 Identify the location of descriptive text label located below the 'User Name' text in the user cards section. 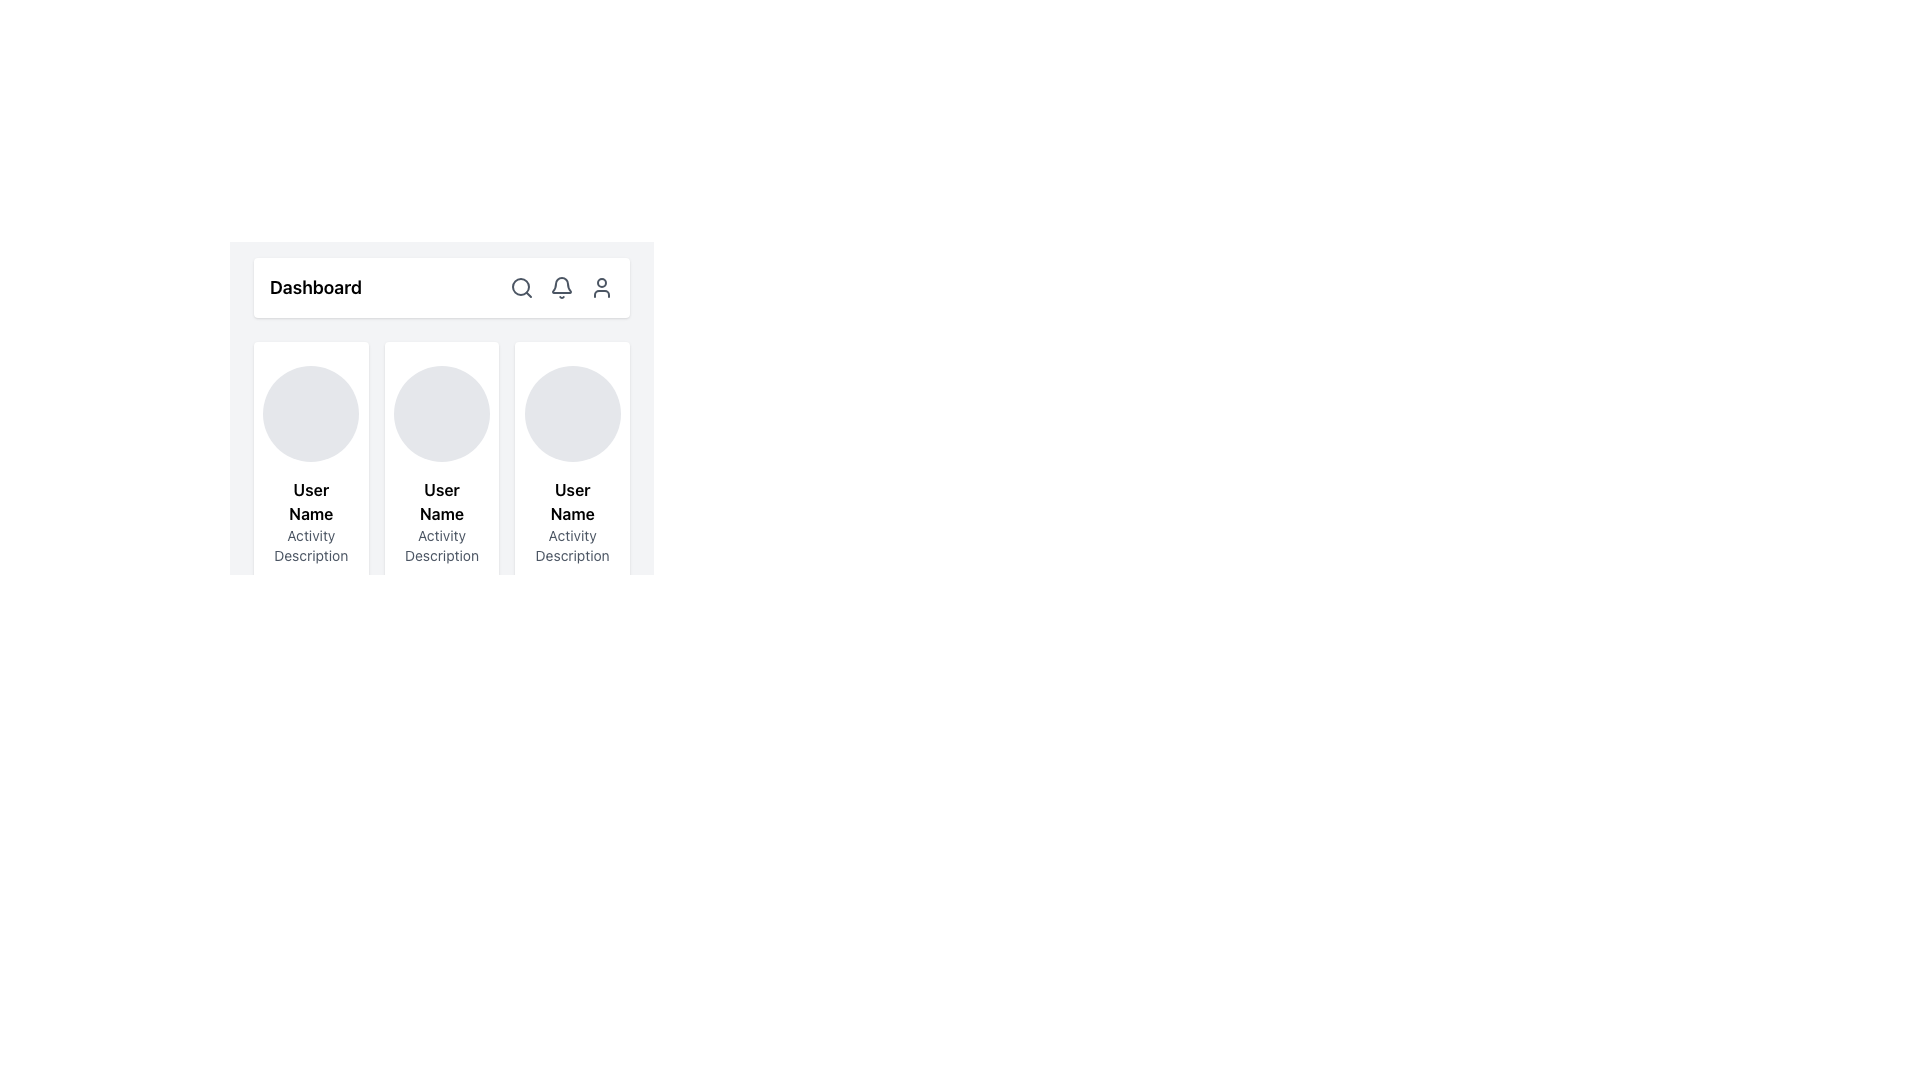
(310, 546).